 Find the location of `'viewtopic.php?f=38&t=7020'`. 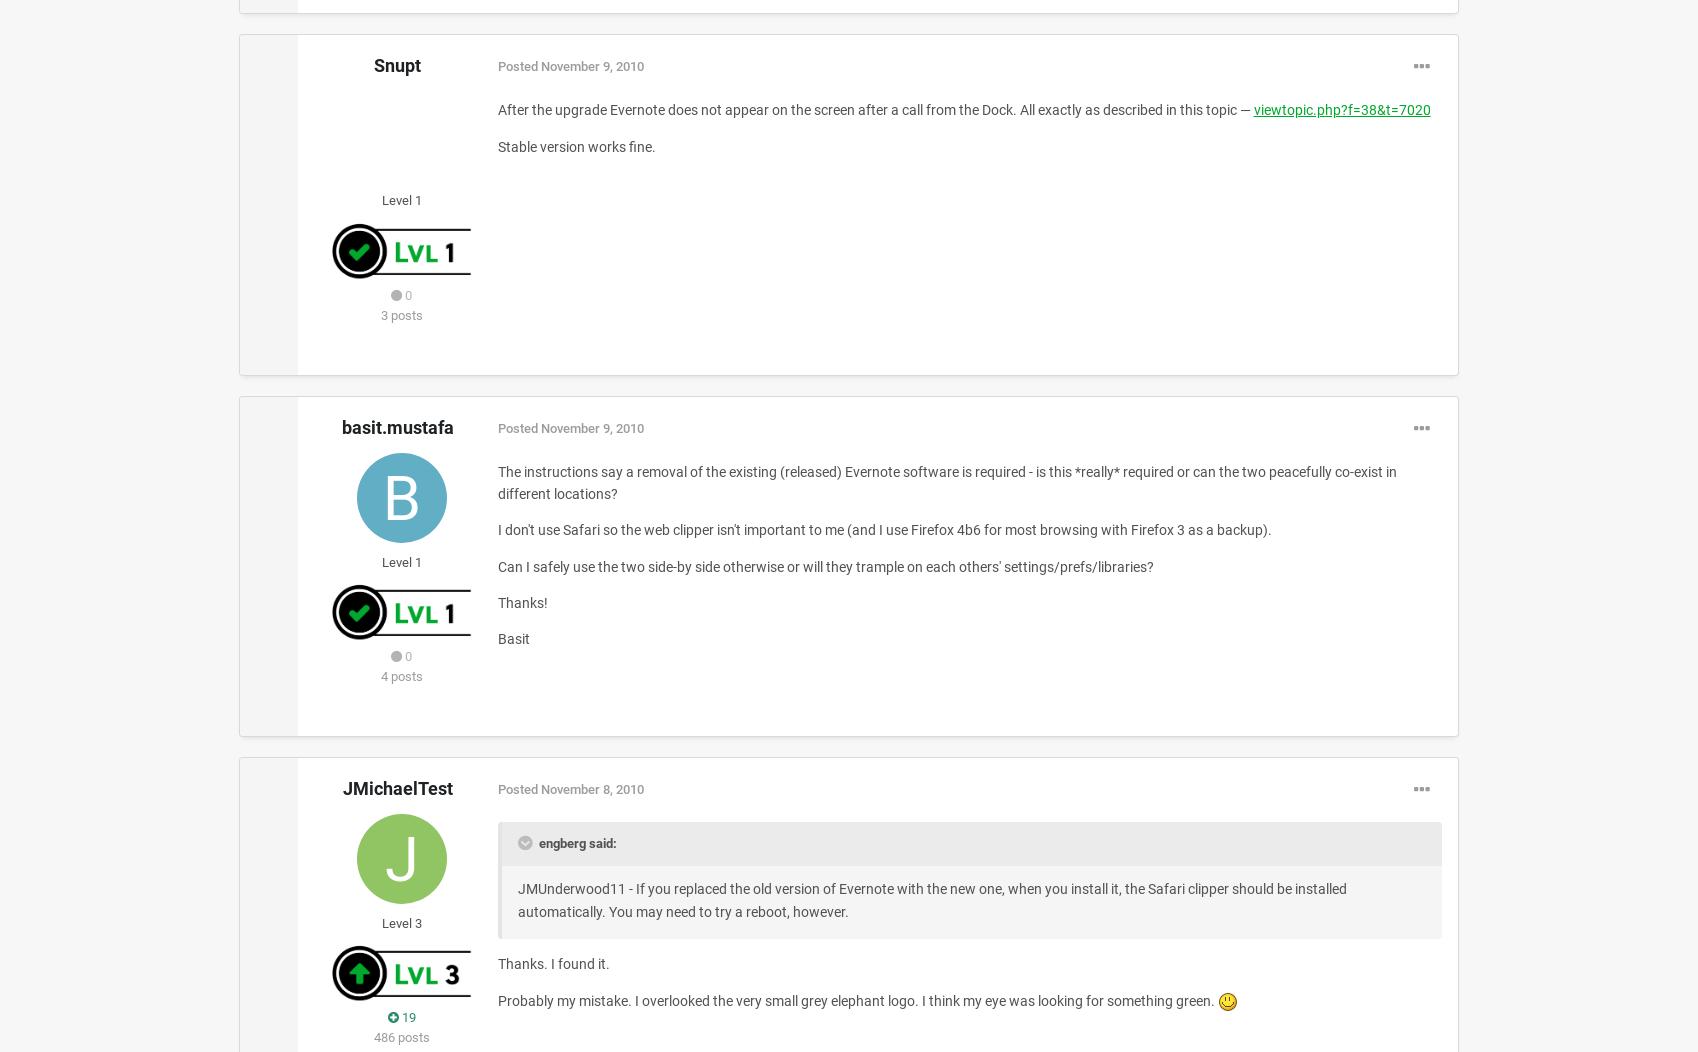

'viewtopic.php?f=38&t=7020' is located at coordinates (1340, 110).